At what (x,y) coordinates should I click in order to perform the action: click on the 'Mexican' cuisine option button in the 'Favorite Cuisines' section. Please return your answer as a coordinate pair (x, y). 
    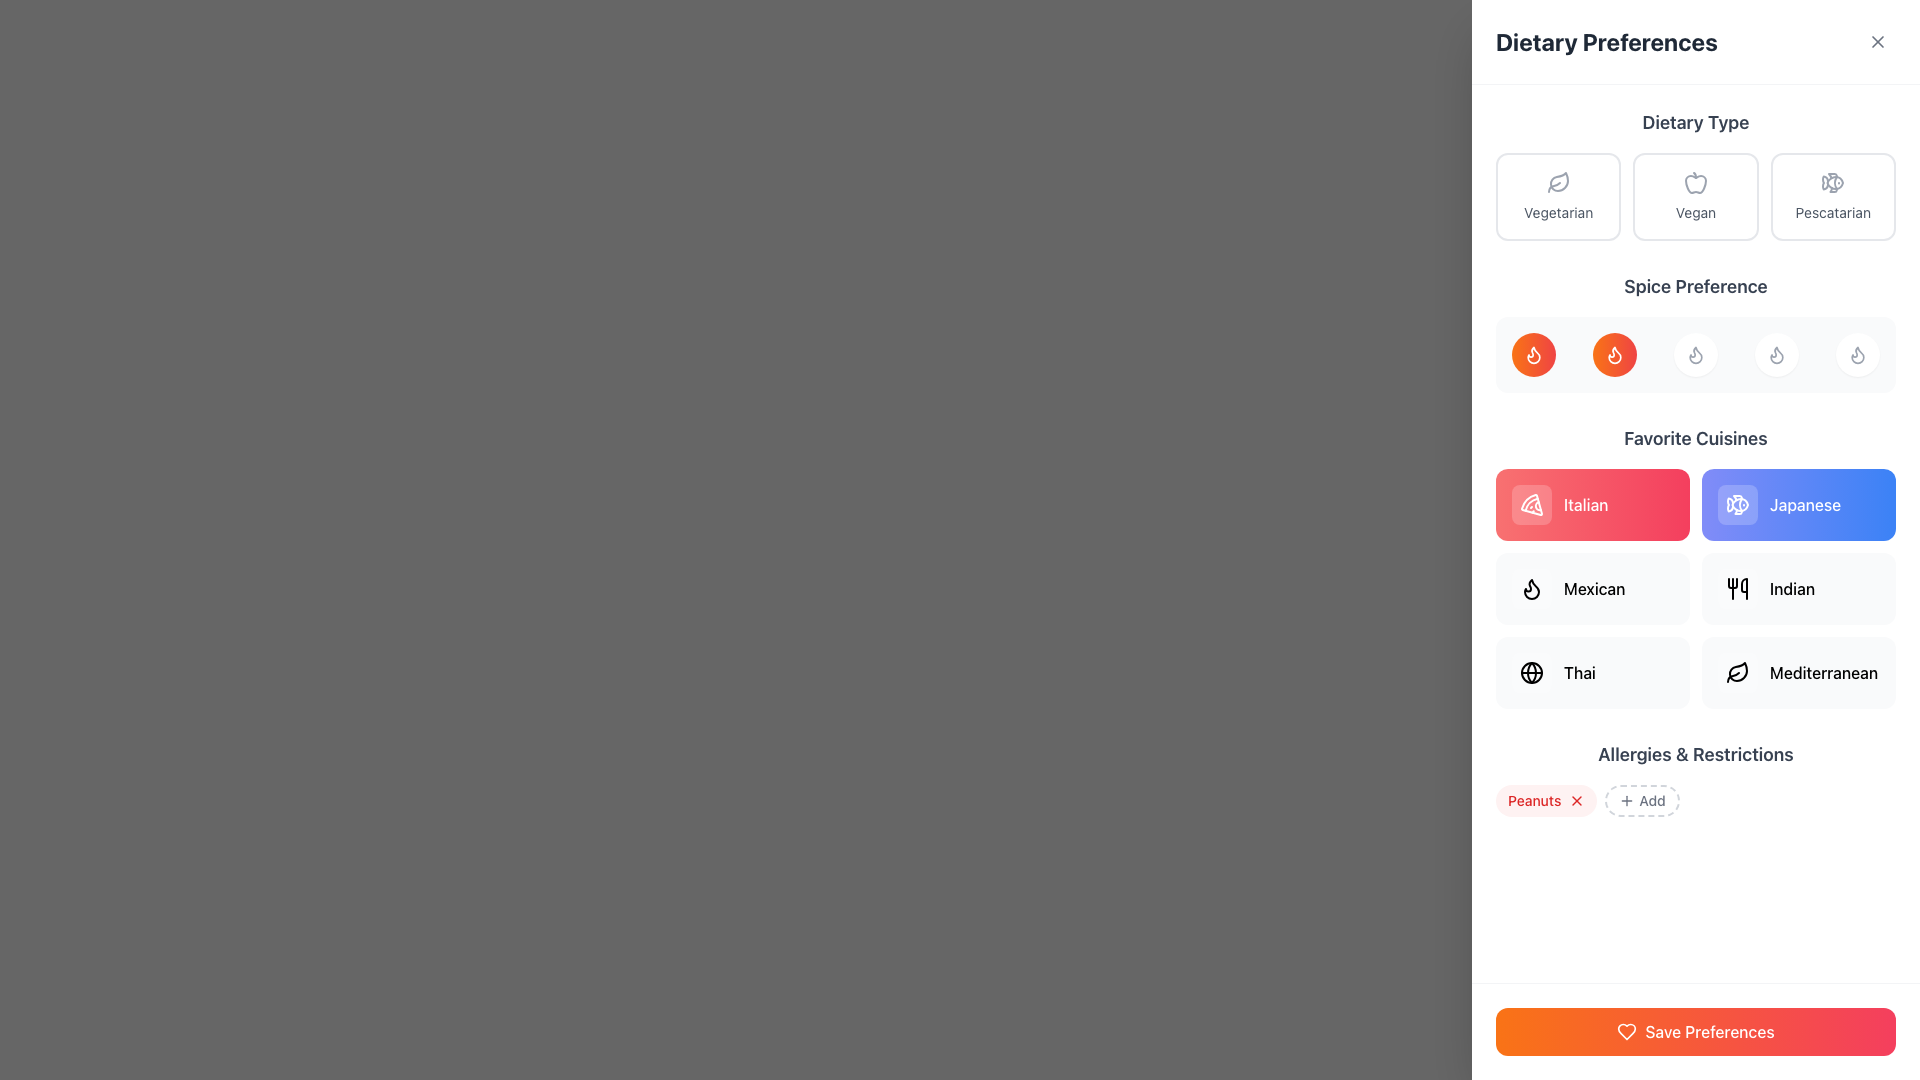
    Looking at the image, I should click on (1592, 588).